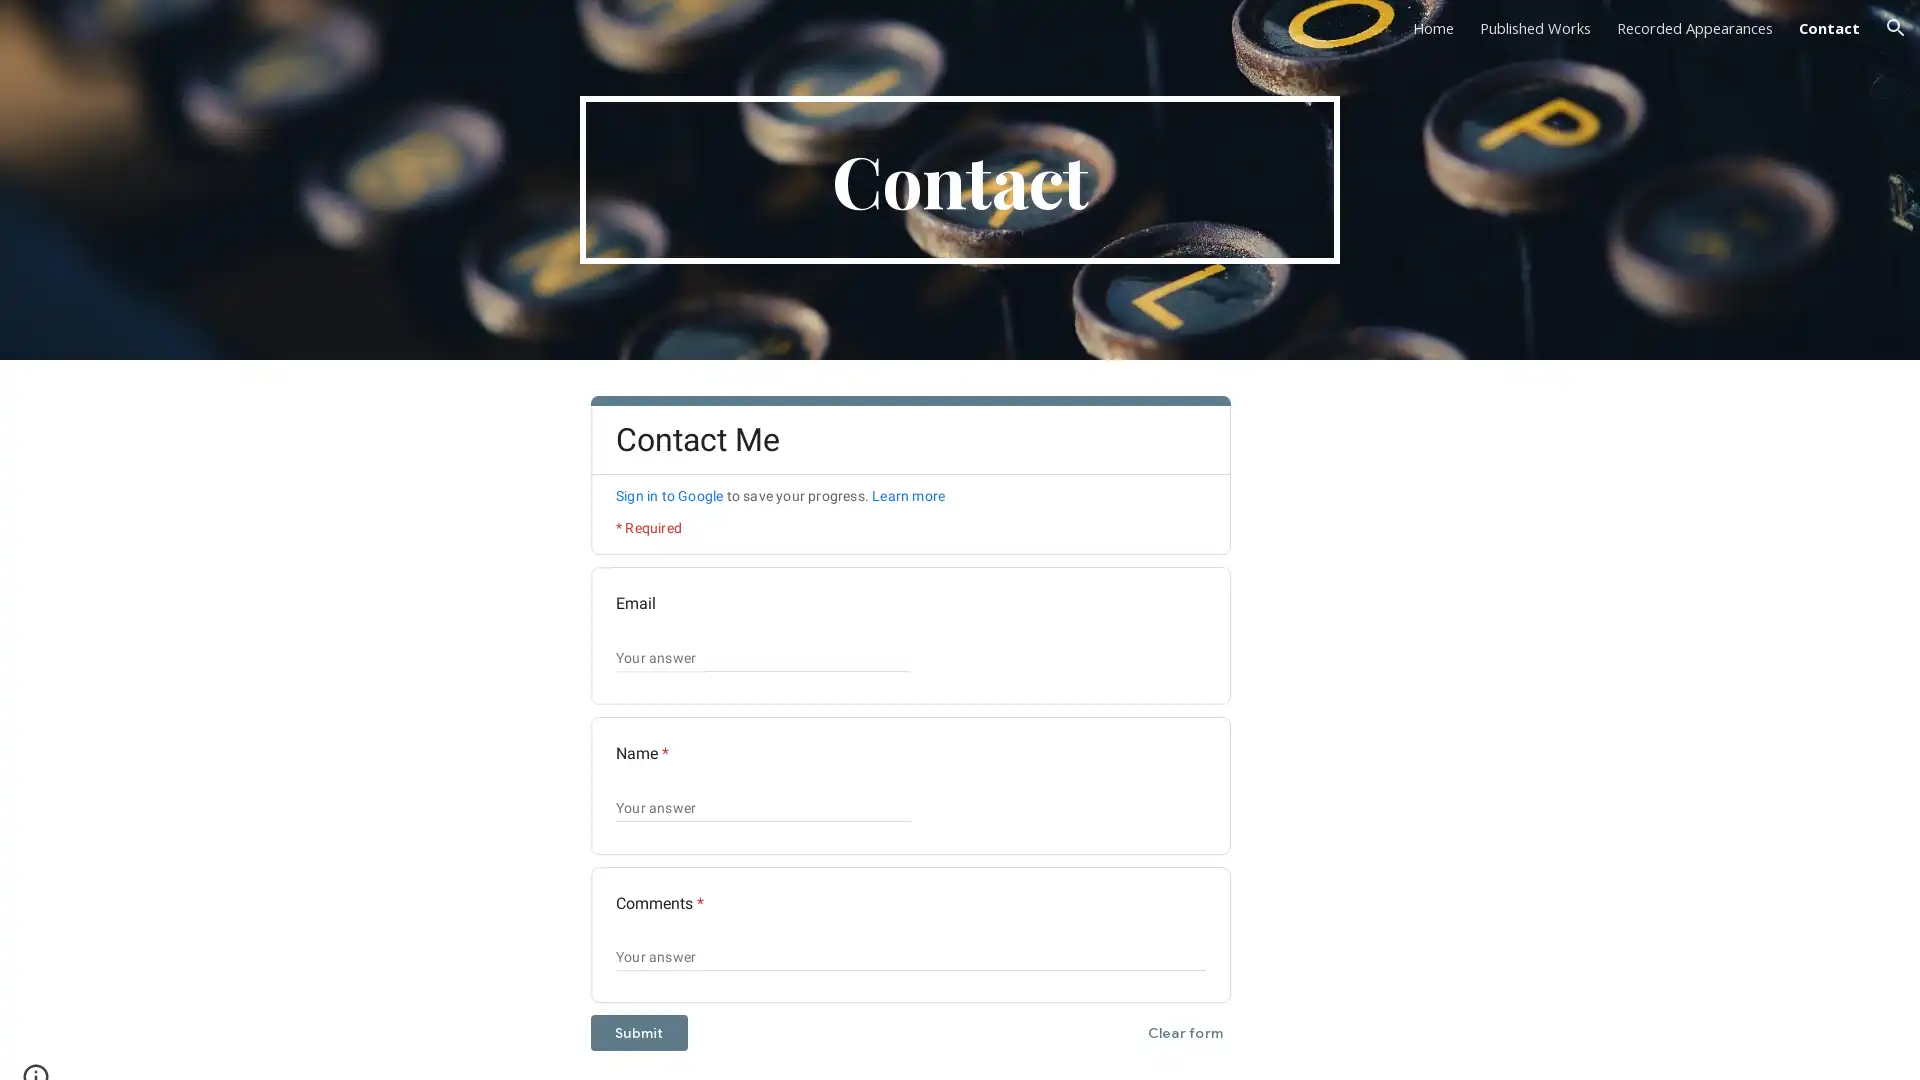 This screenshot has width=1920, height=1080. I want to click on Site actions, so click(35, 1044).